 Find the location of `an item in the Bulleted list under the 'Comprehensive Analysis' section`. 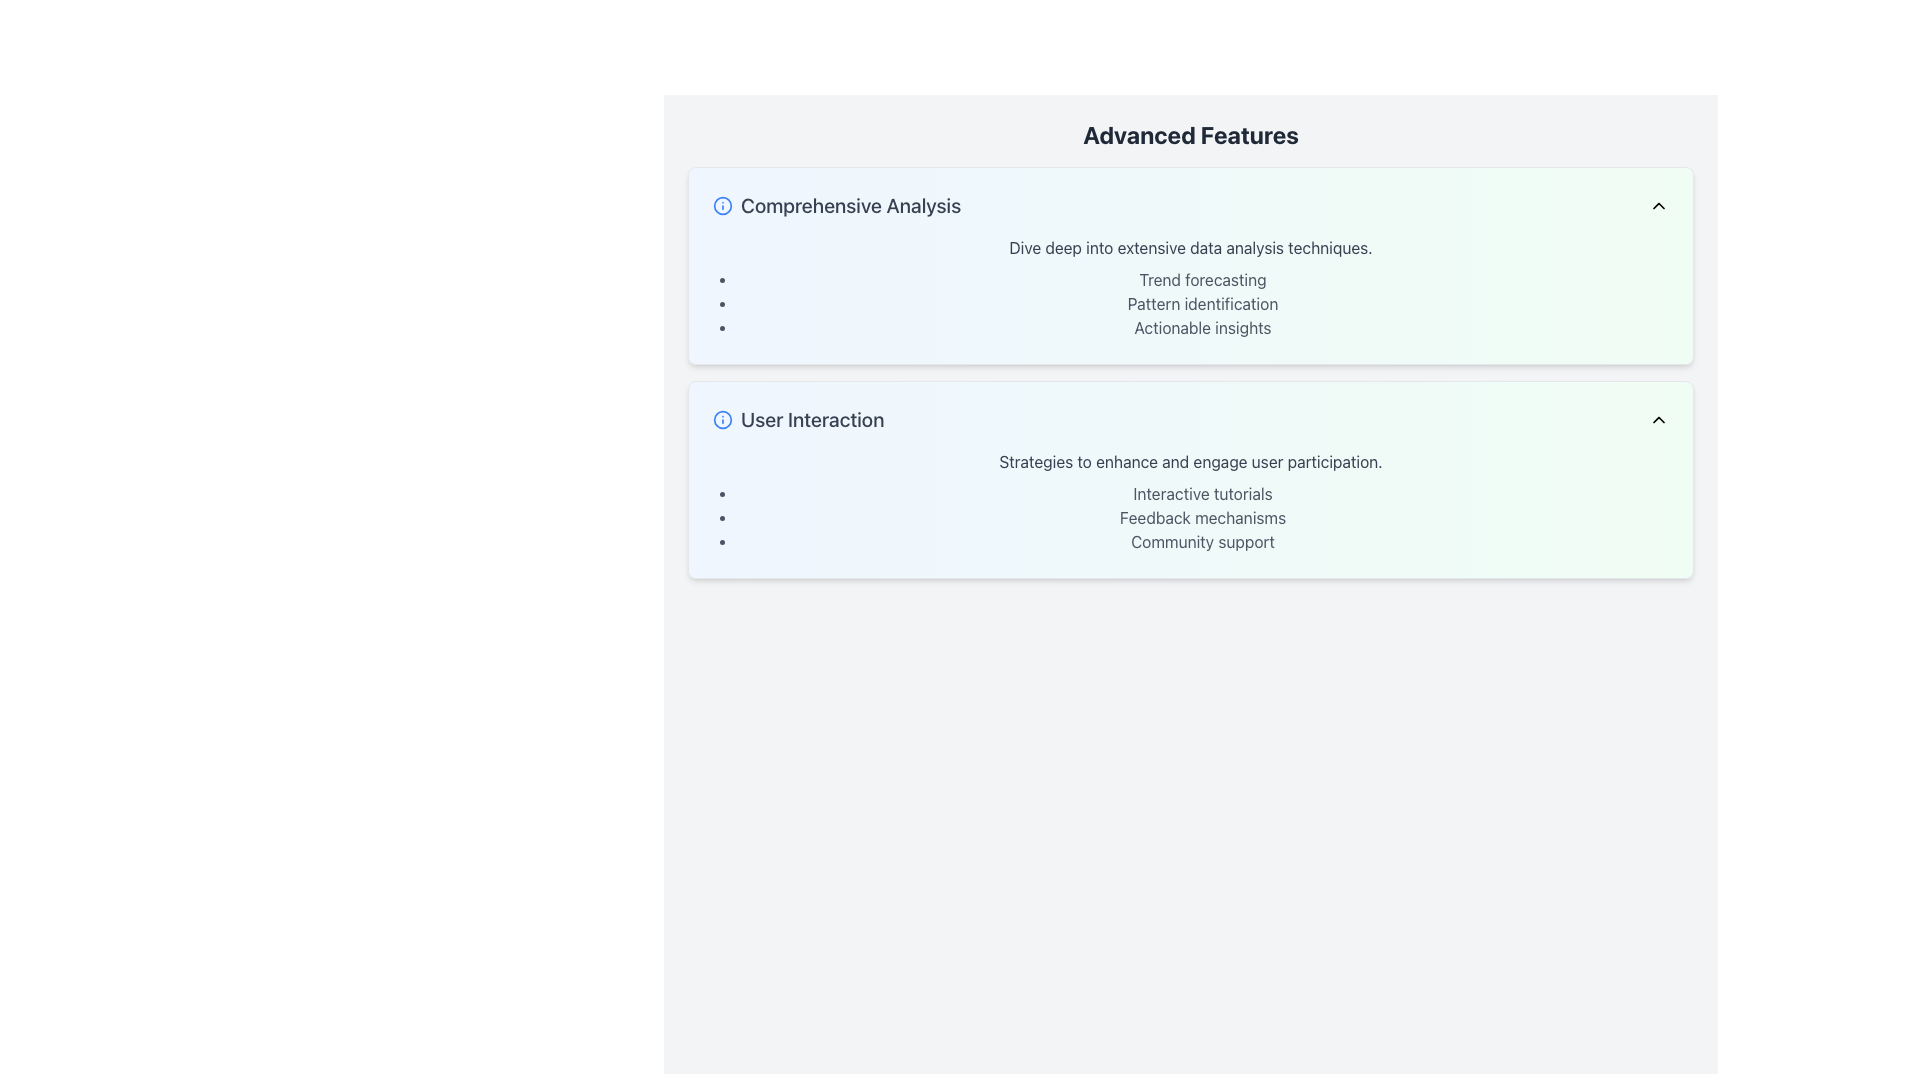

an item in the Bulleted list under the 'Comprehensive Analysis' section is located at coordinates (1190, 304).